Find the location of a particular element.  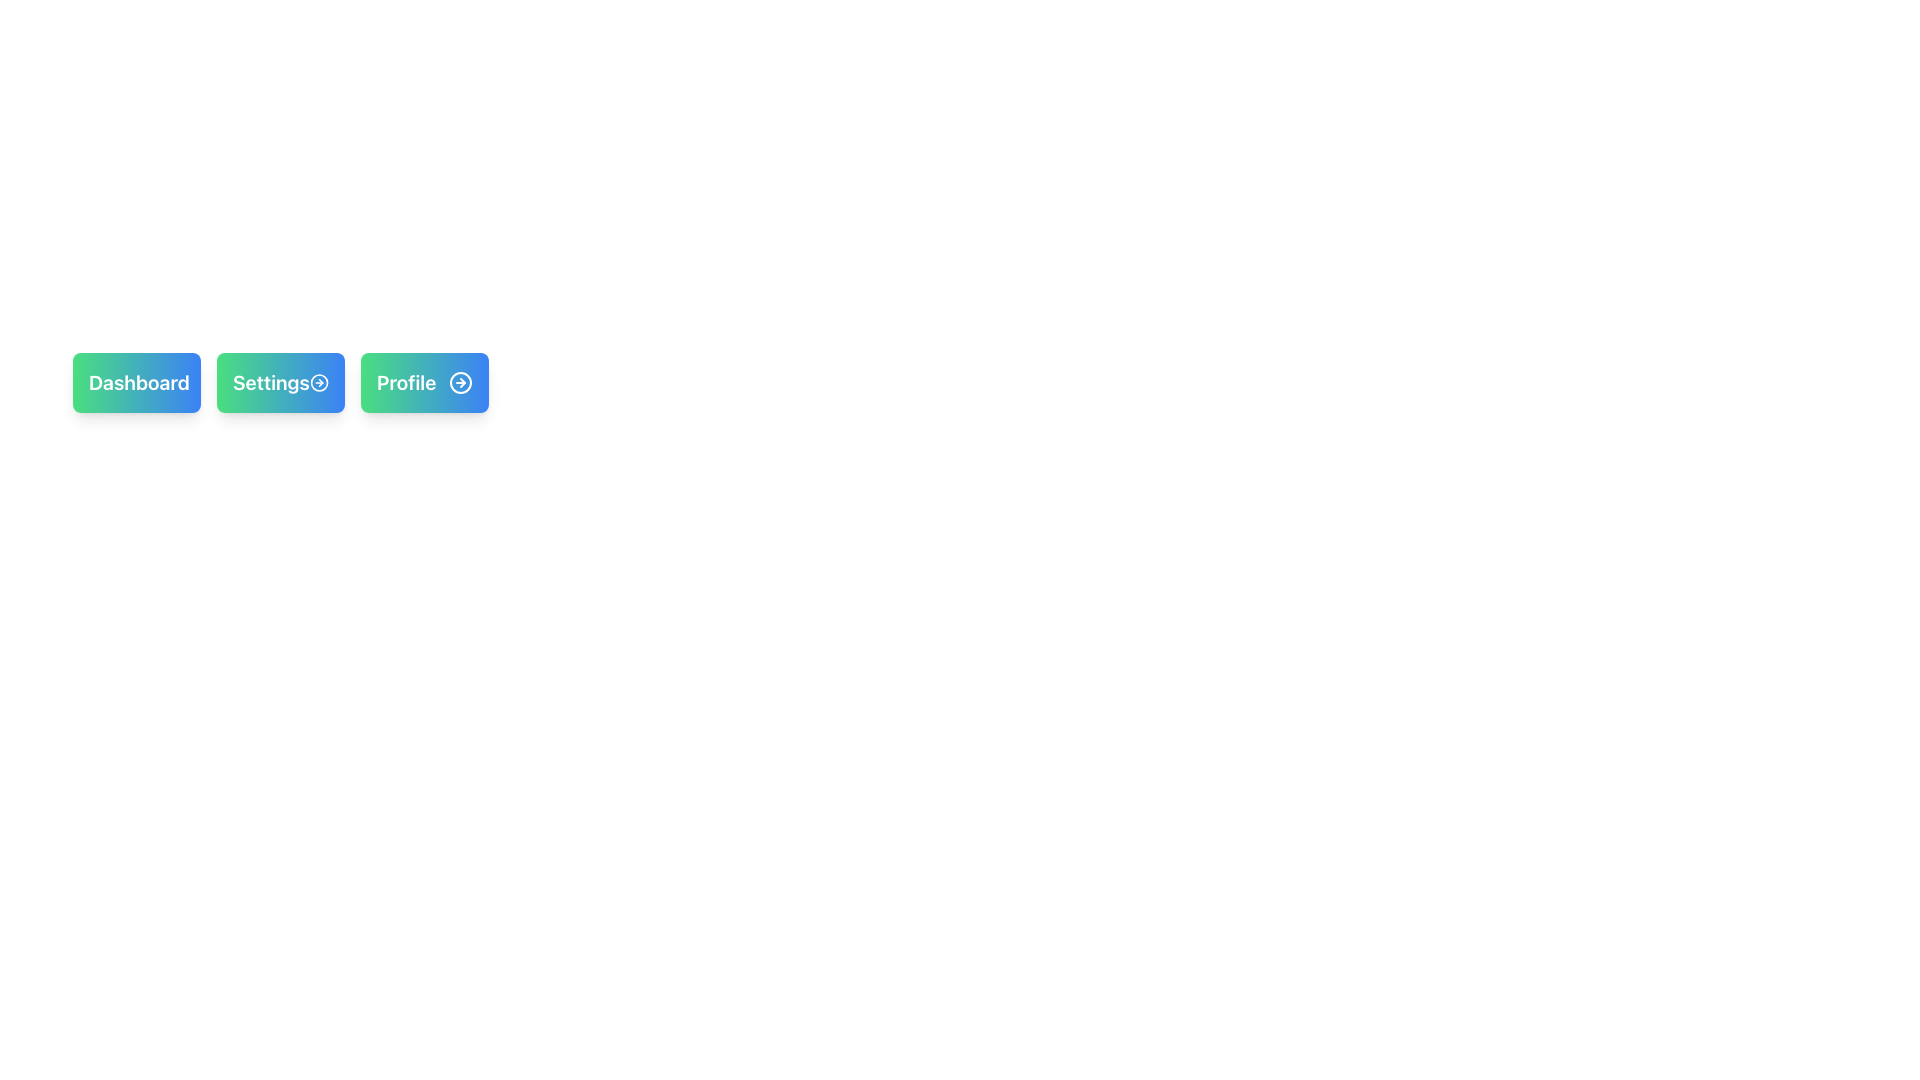

the outermost circular SVG element of the arrow icon within the 'Profile' button, which is the rightmost among three buttons is located at coordinates (459, 382).